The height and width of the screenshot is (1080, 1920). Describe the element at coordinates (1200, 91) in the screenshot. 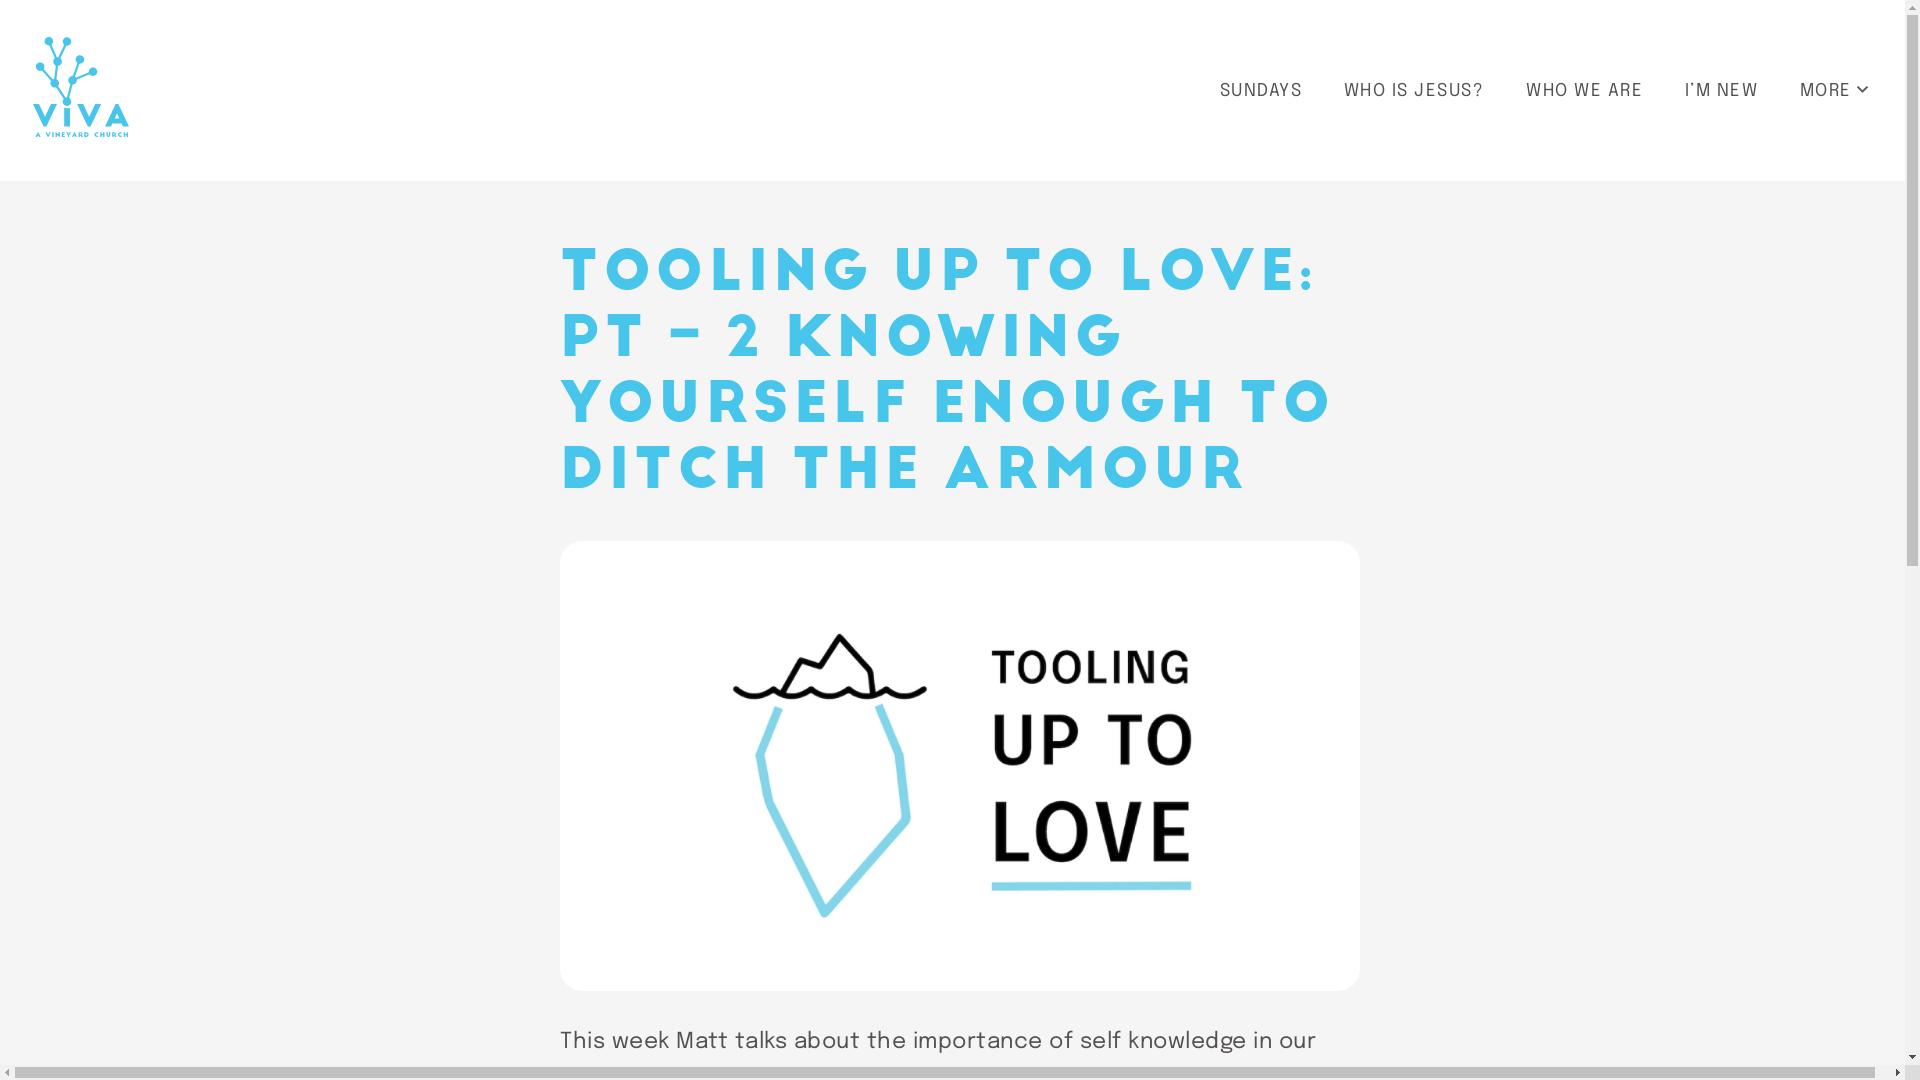

I see `'SUNDAYS'` at that location.